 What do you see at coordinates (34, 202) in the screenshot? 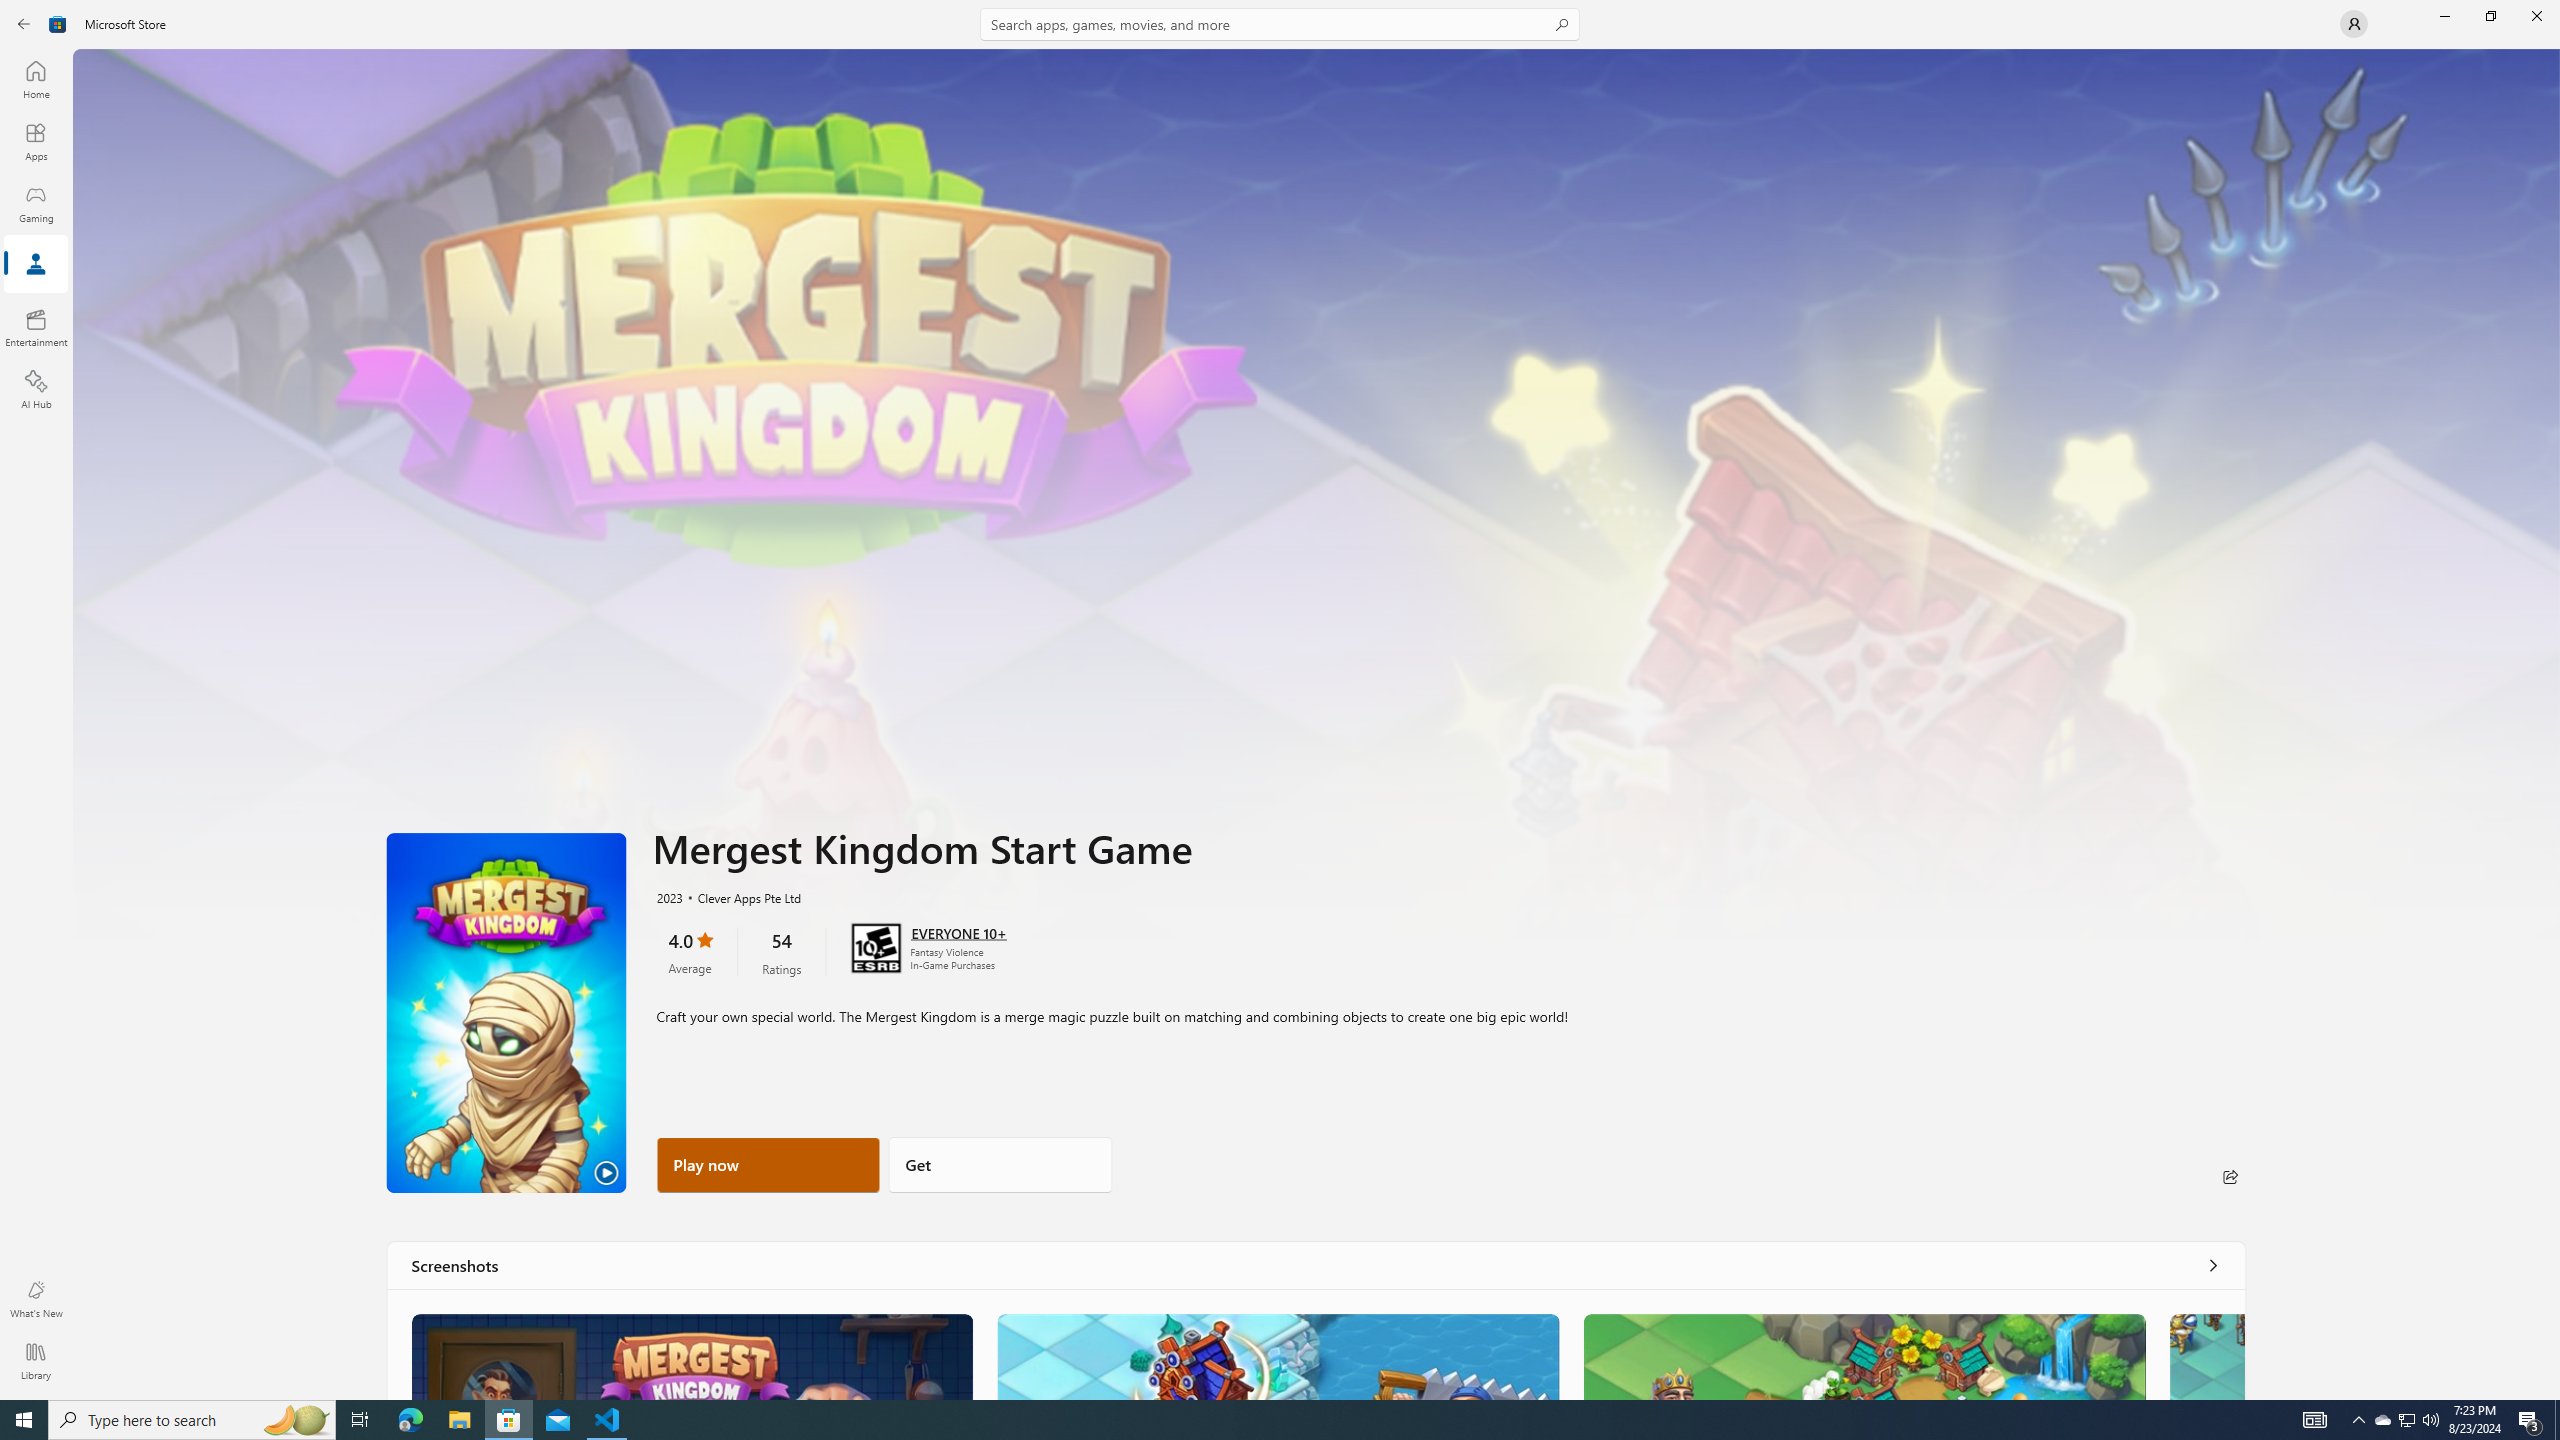
I see `'Gaming'` at bounding box center [34, 202].